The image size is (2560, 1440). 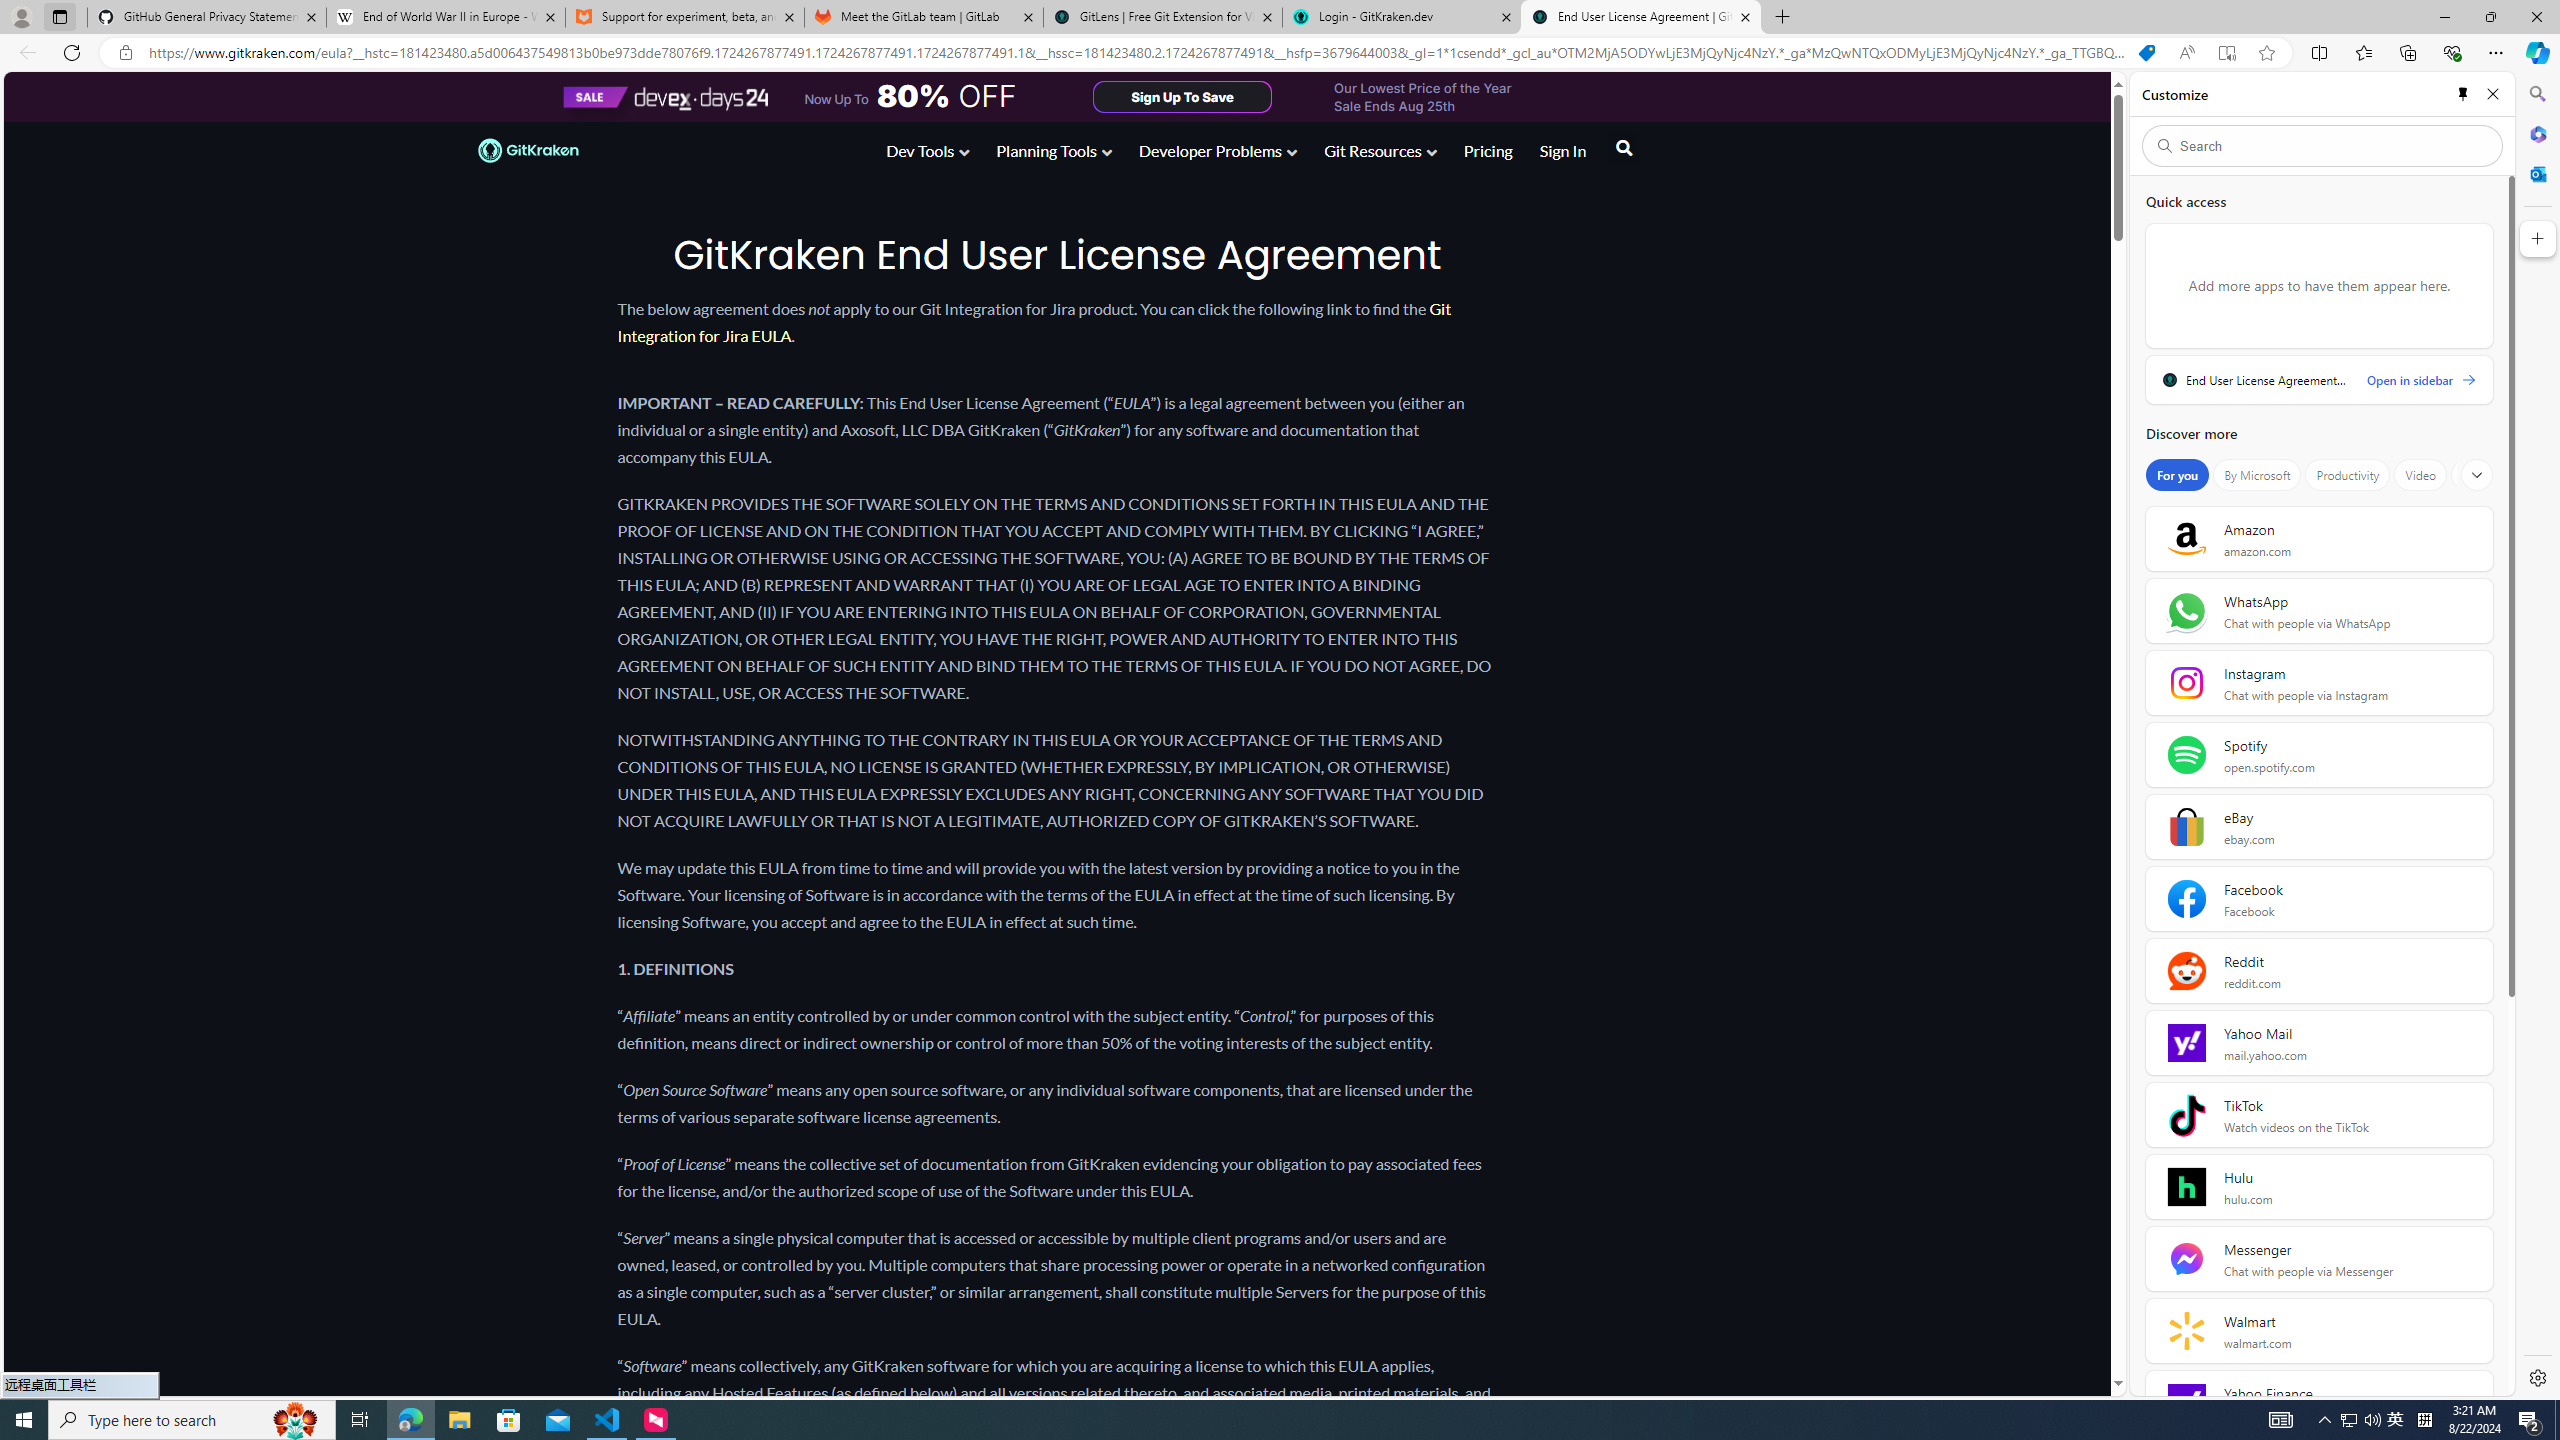 What do you see at coordinates (2347, 474) in the screenshot?
I see `'Productivity'` at bounding box center [2347, 474].